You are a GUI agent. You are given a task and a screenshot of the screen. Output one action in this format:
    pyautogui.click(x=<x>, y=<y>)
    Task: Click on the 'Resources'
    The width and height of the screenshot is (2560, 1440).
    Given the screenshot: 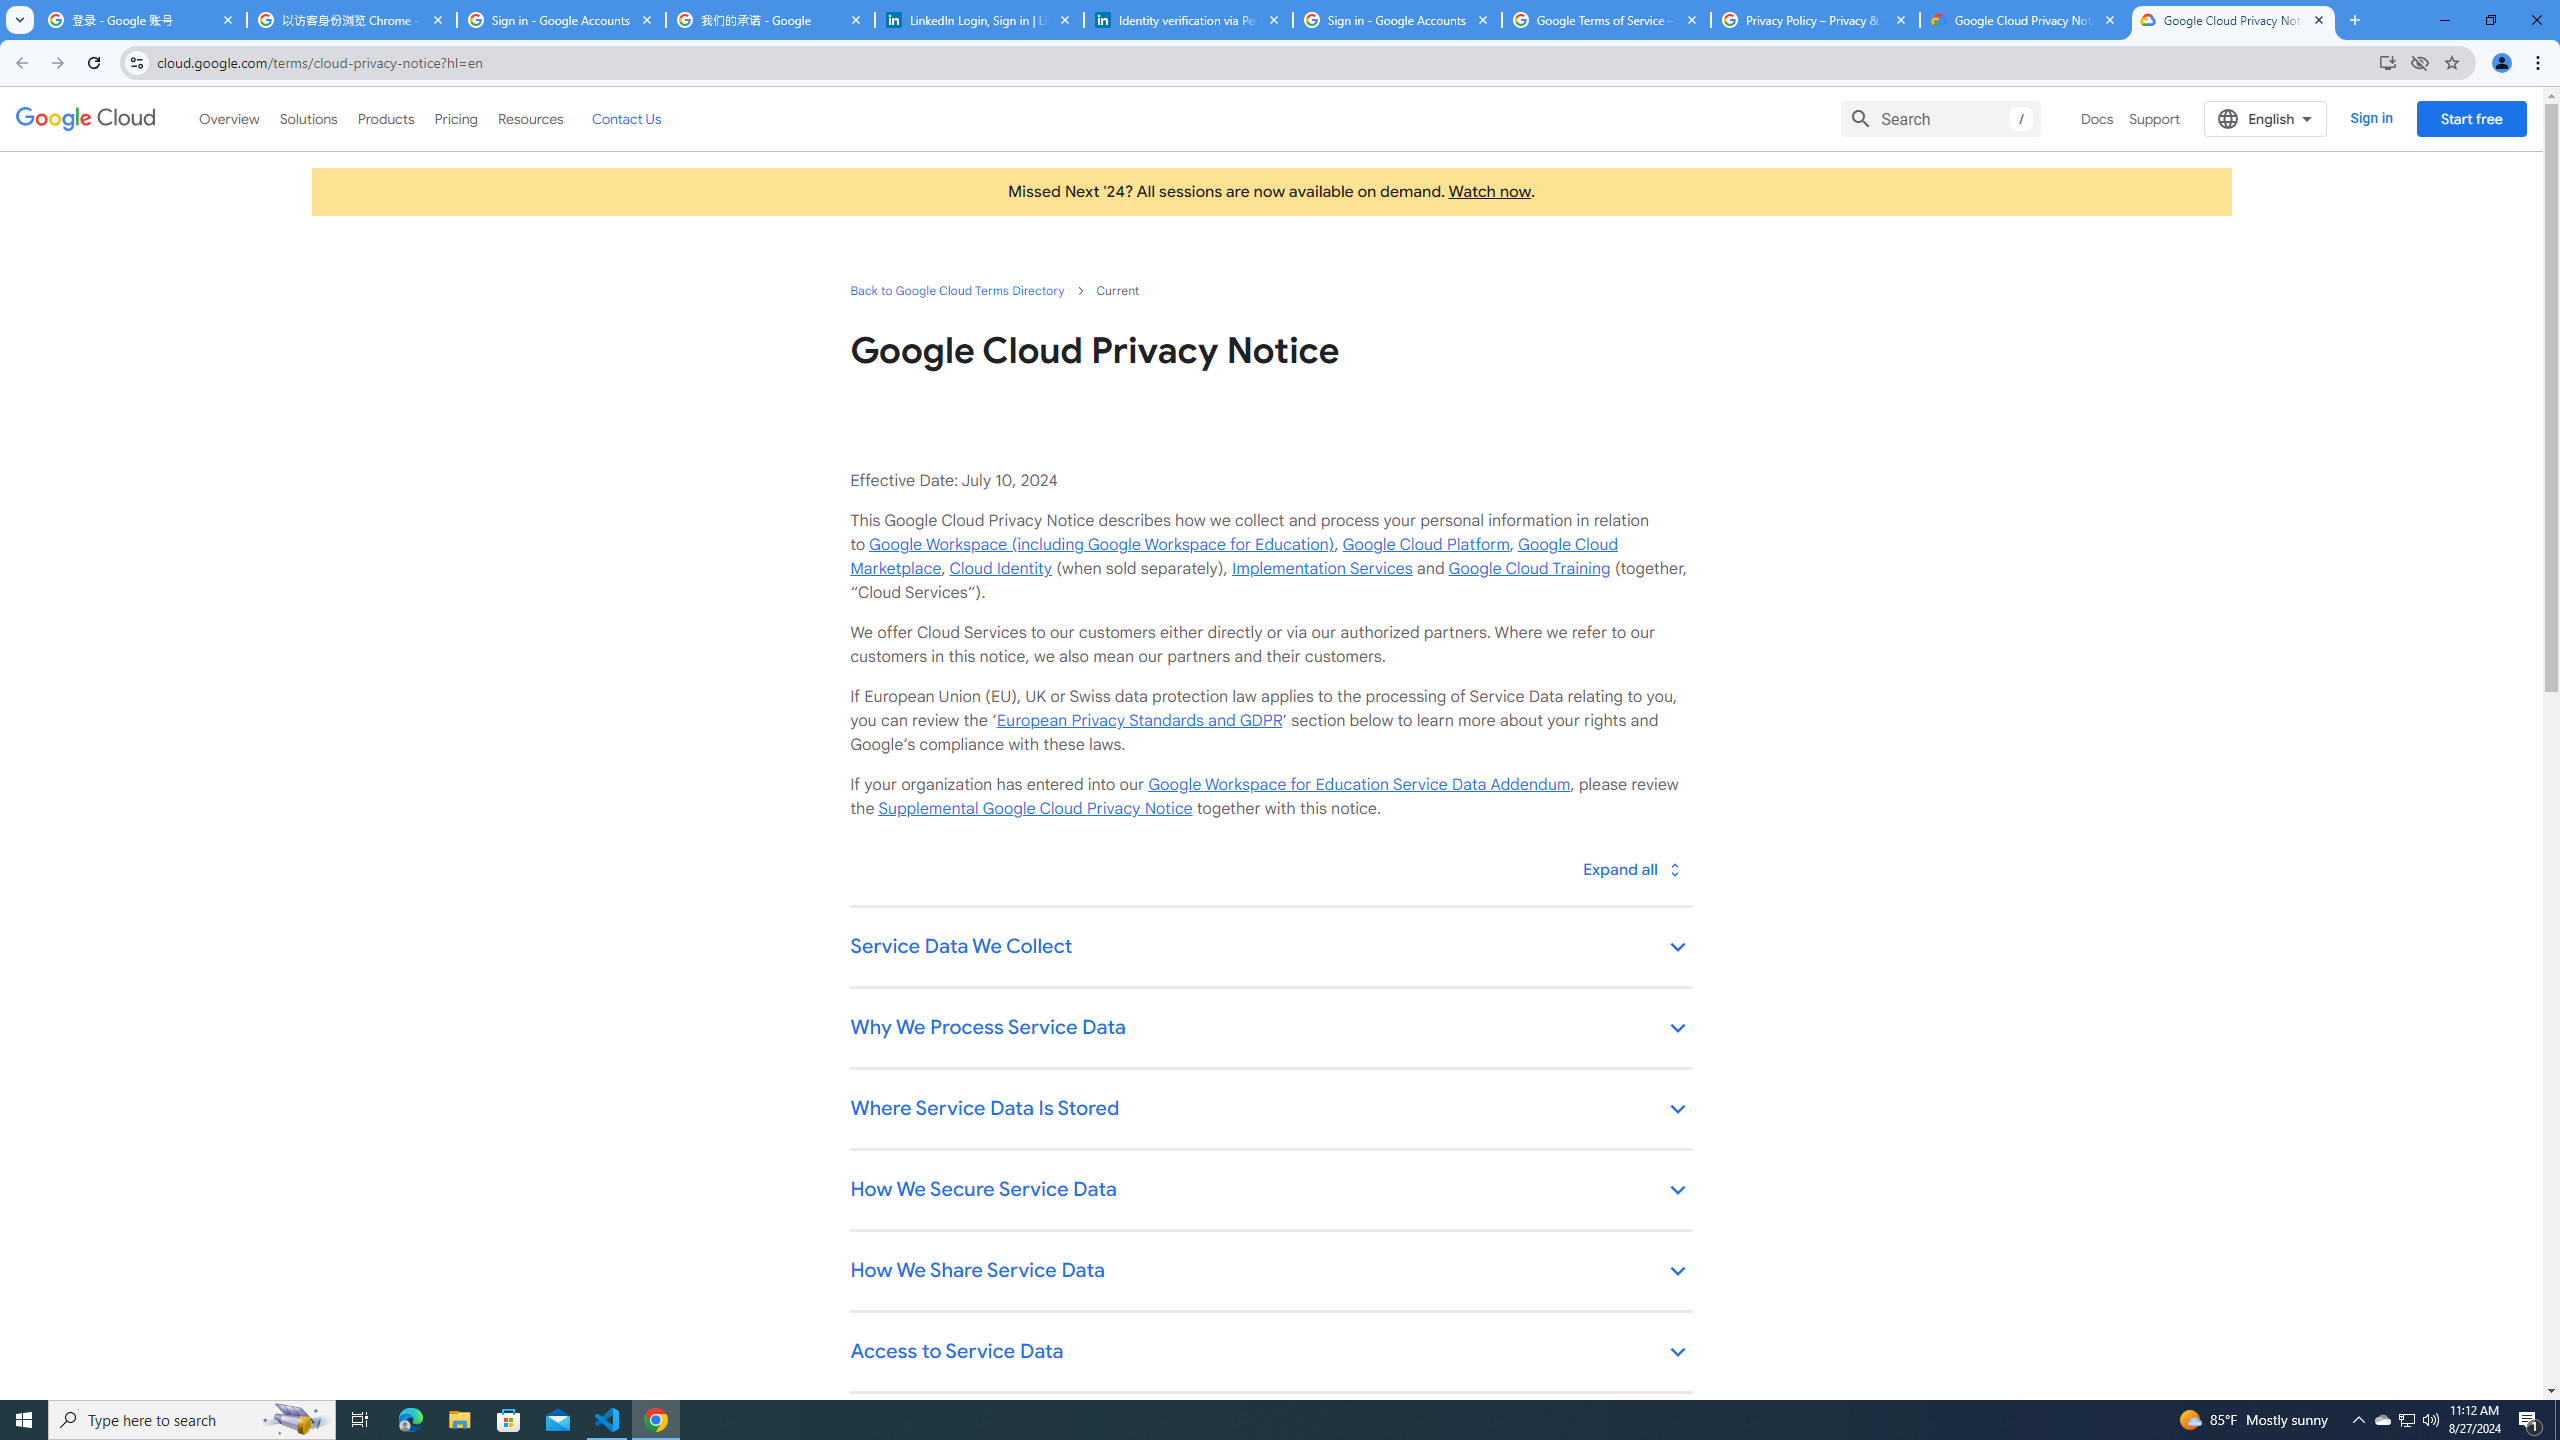 What is the action you would take?
    pyautogui.click(x=529, y=118)
    